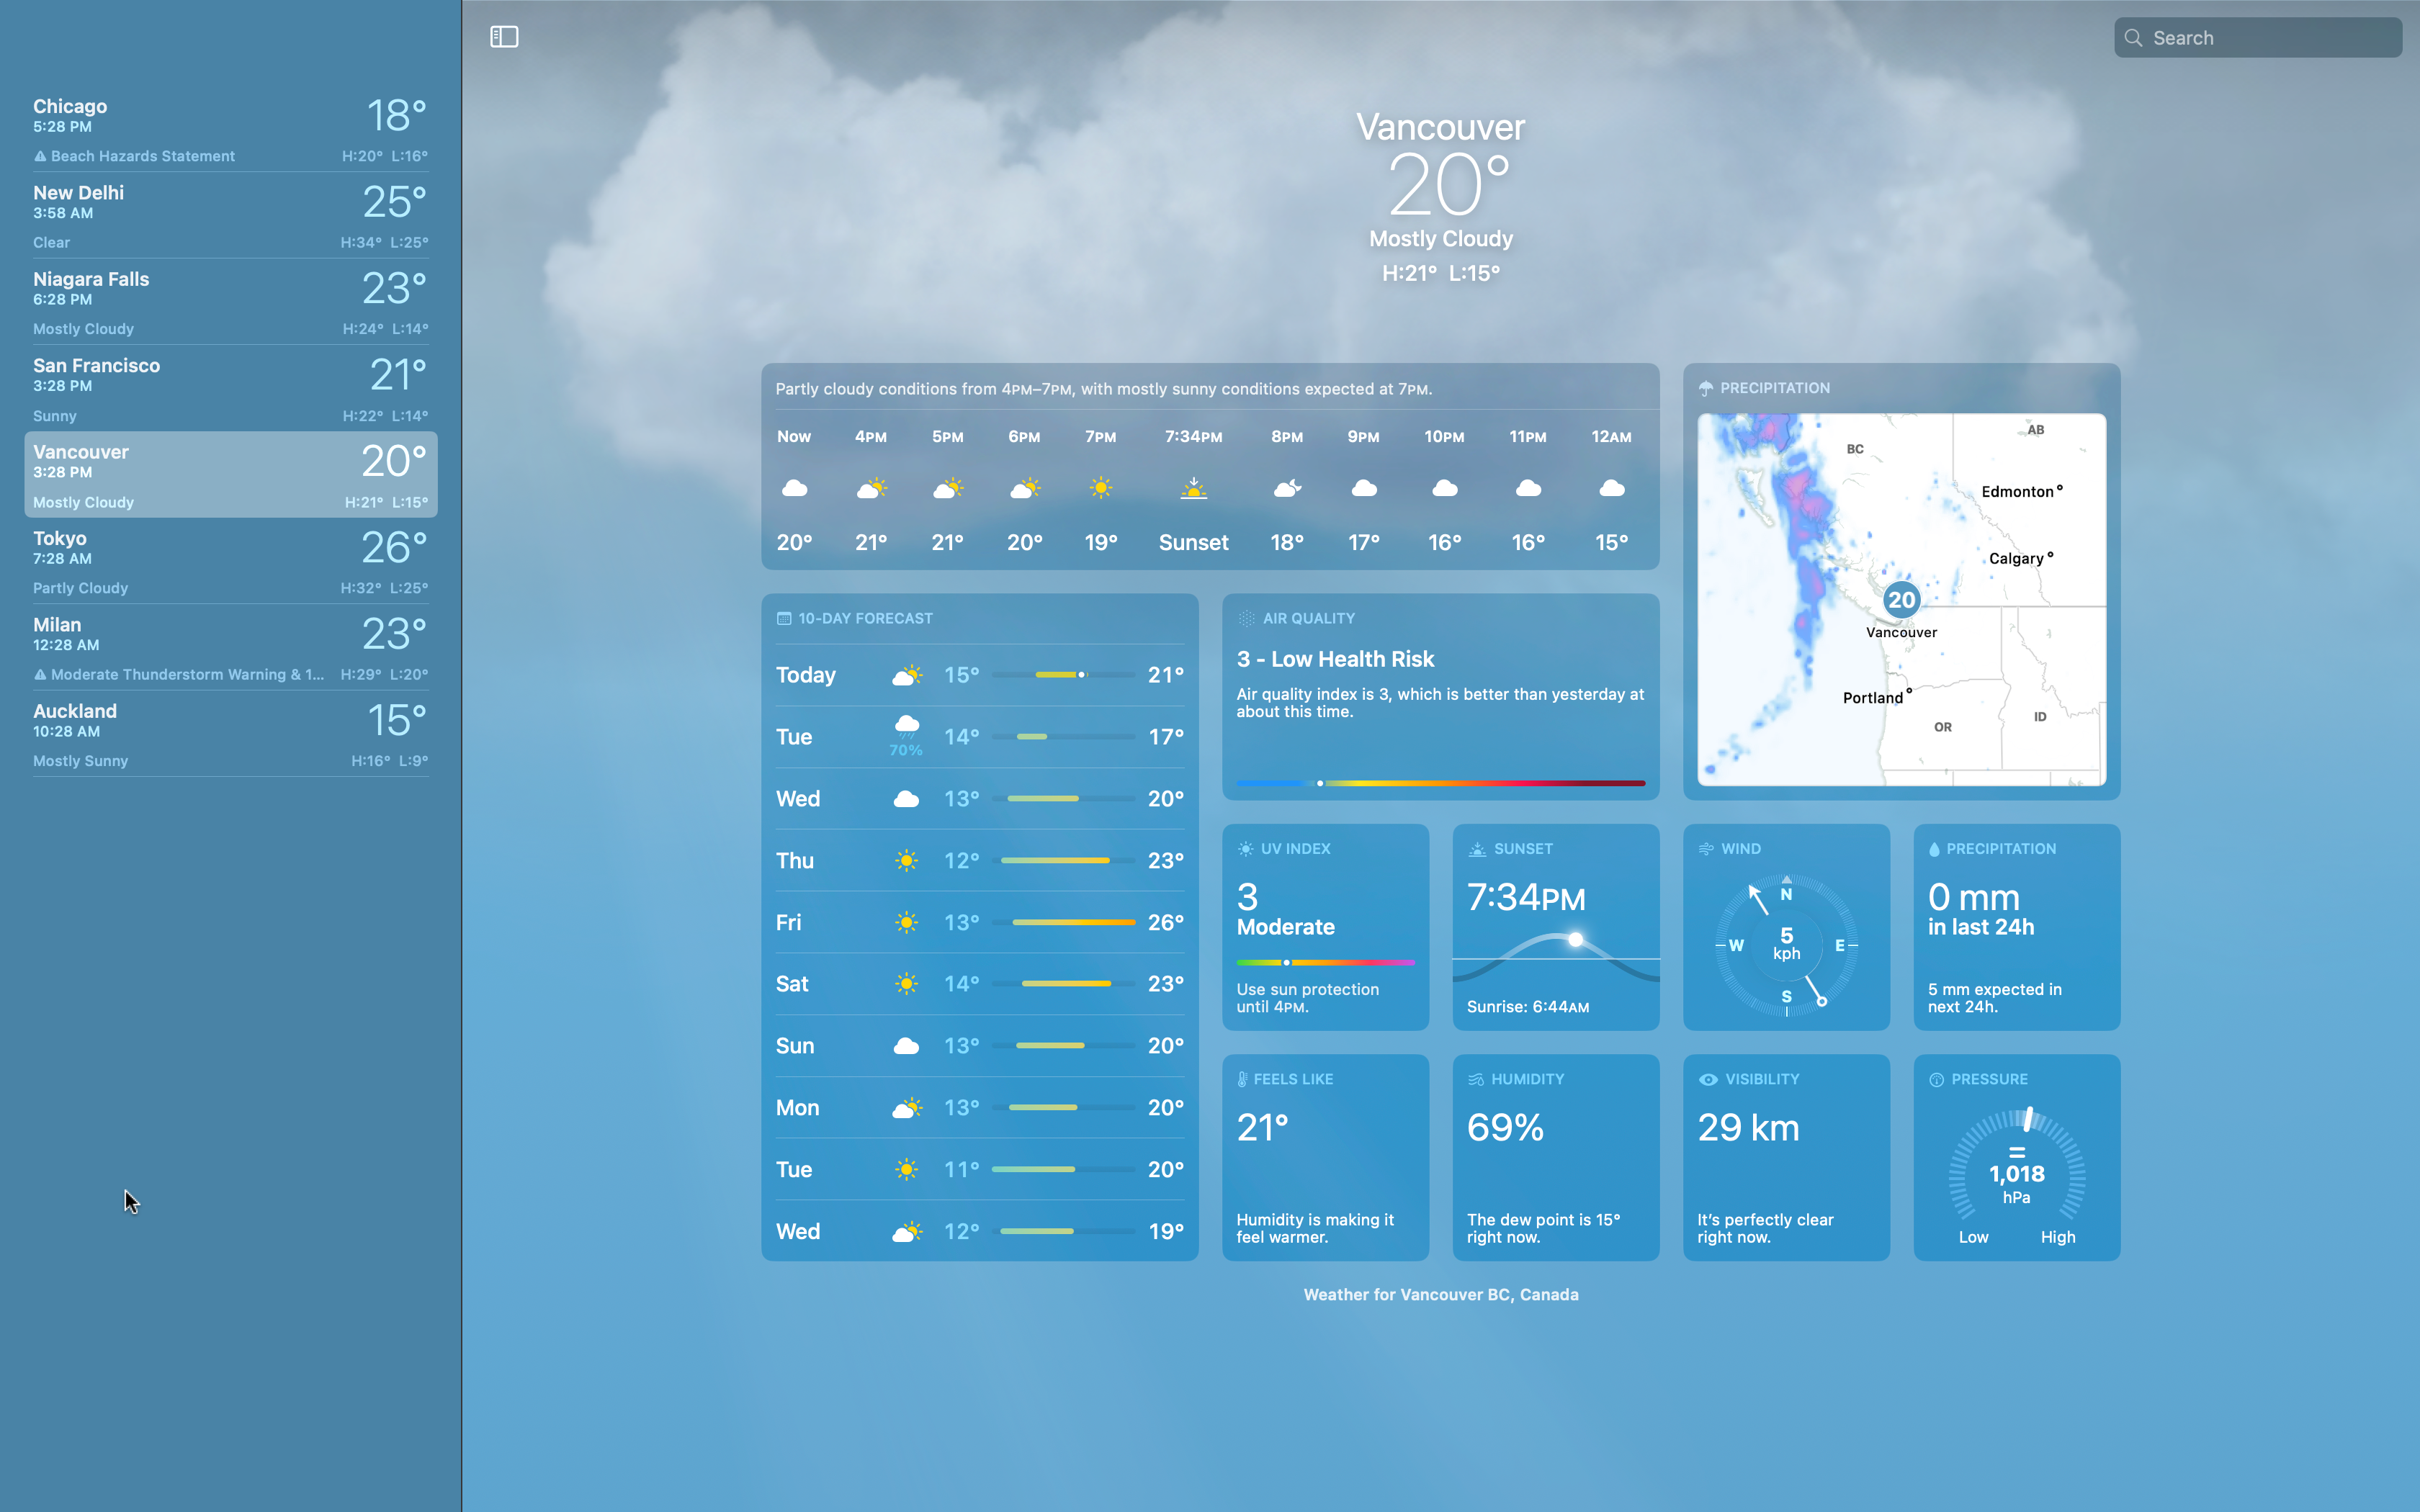 The width and height of the screenshot is (2420, 1512). What do you see at coordinates (226, 382) in the screenshot?
I see `Look up San Francisco"s current weather` at bounding box center [226, 382].